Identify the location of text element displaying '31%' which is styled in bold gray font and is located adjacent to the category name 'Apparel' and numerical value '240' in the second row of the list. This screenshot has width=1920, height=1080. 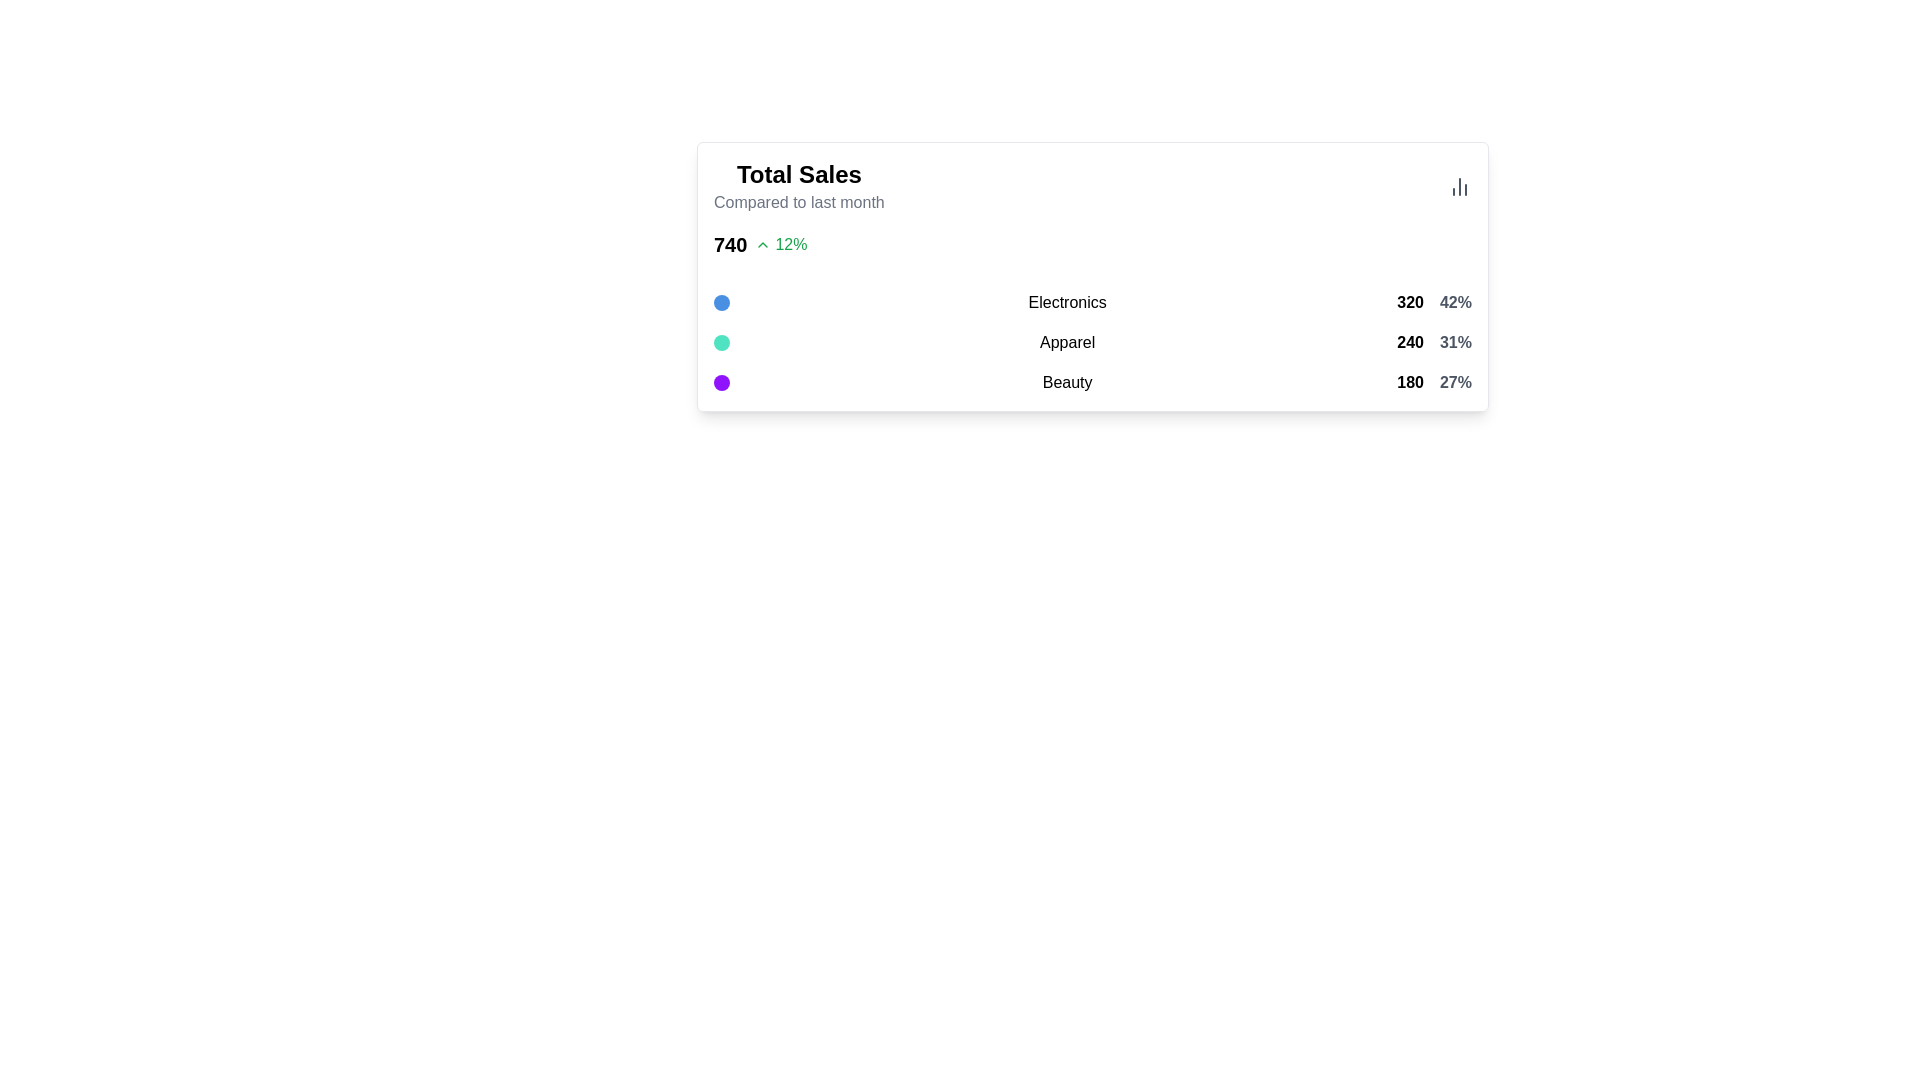
(1455, 342).